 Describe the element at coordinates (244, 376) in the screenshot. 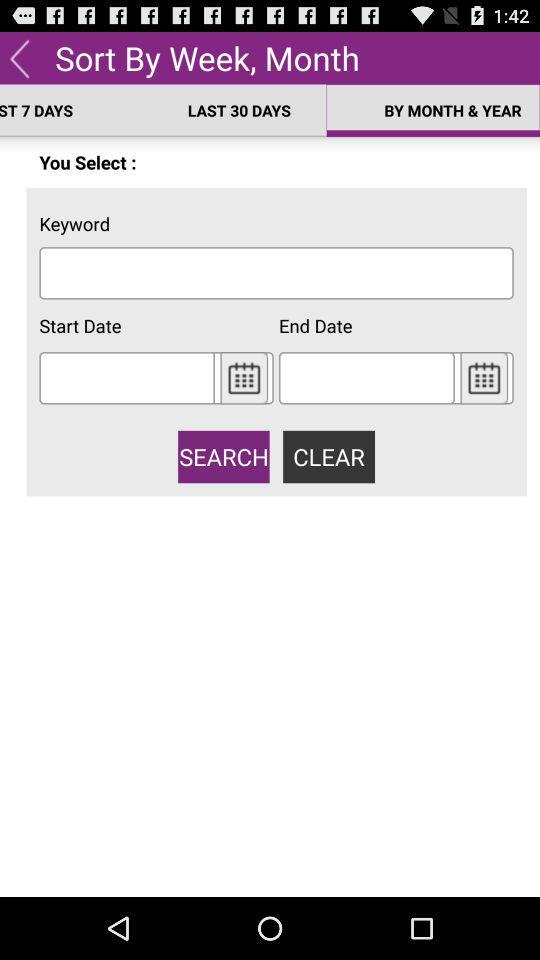

I see `calendar` at that location.